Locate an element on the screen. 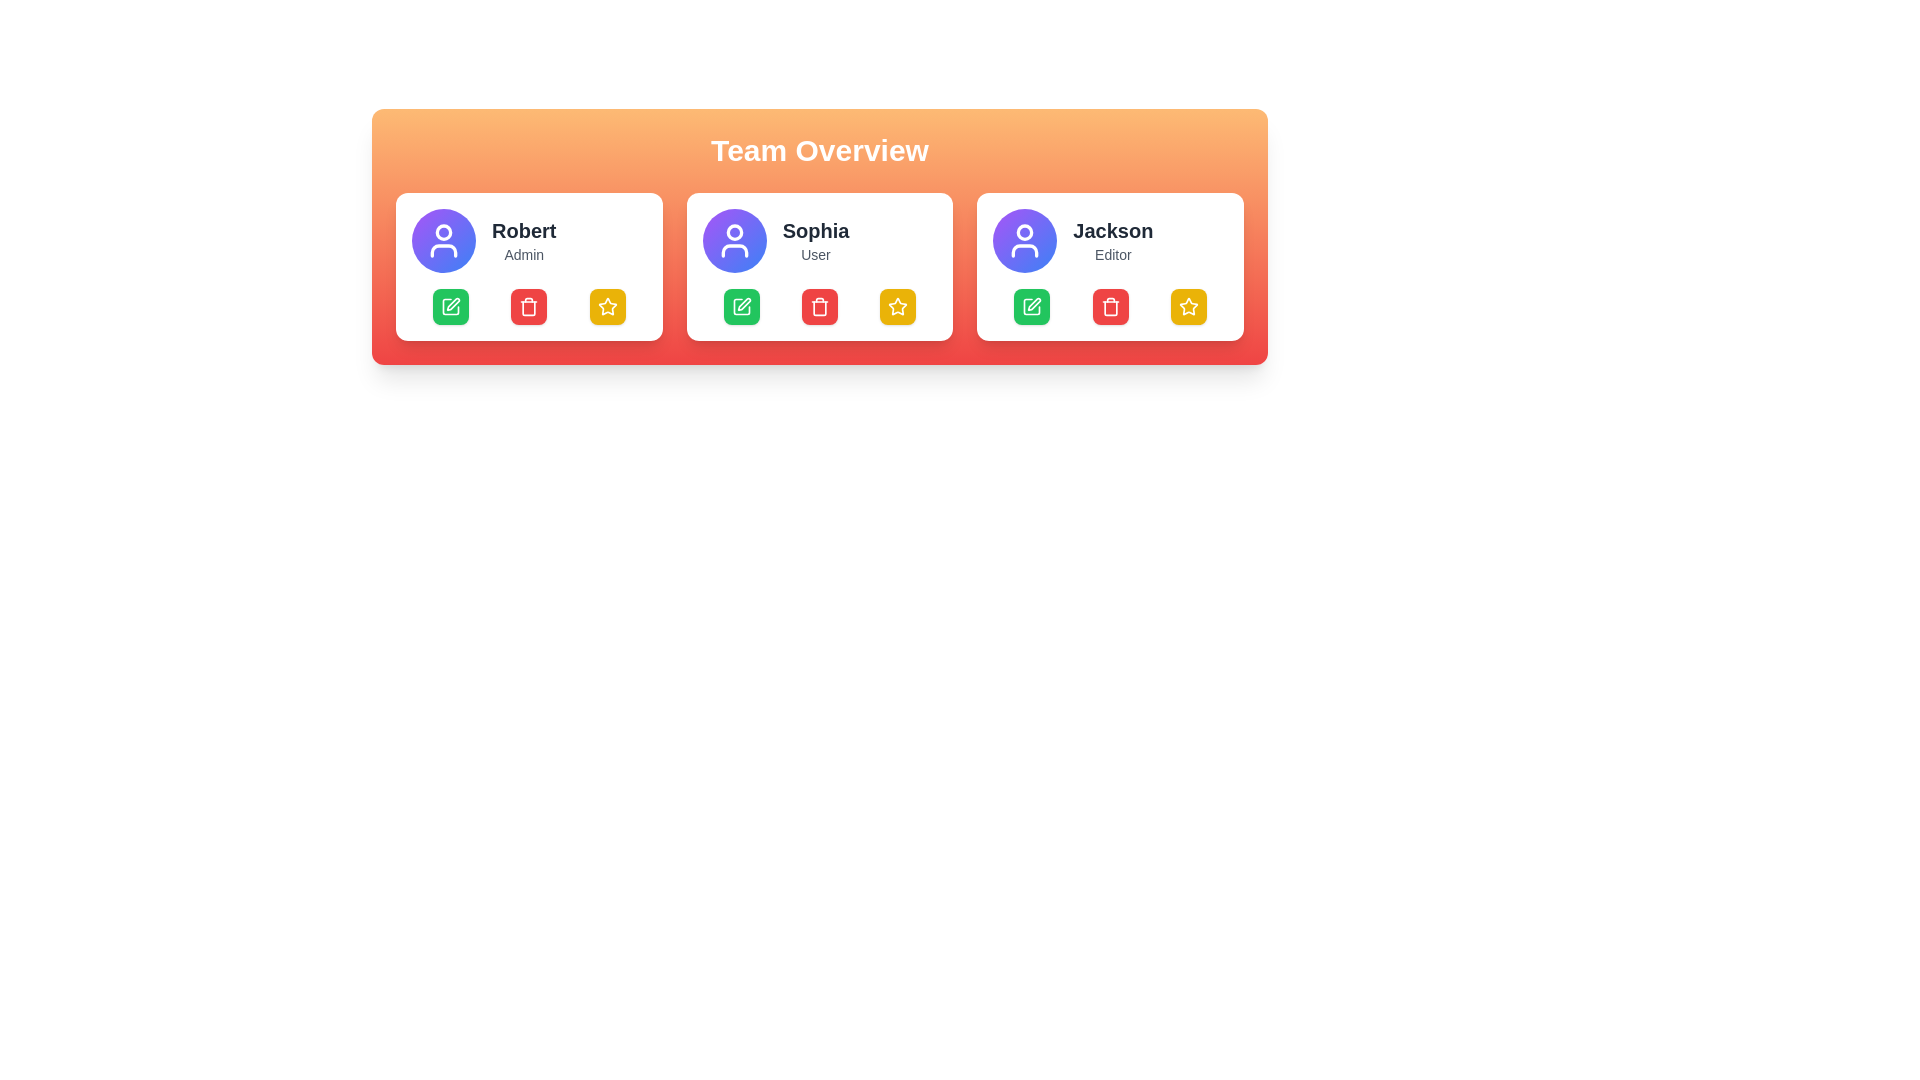  the text label displaying 'Admin' in small gray font, located directly beneath the 'Robert' label within the card layout under the 'Team Overview' section is located at coordinates (524, 253).